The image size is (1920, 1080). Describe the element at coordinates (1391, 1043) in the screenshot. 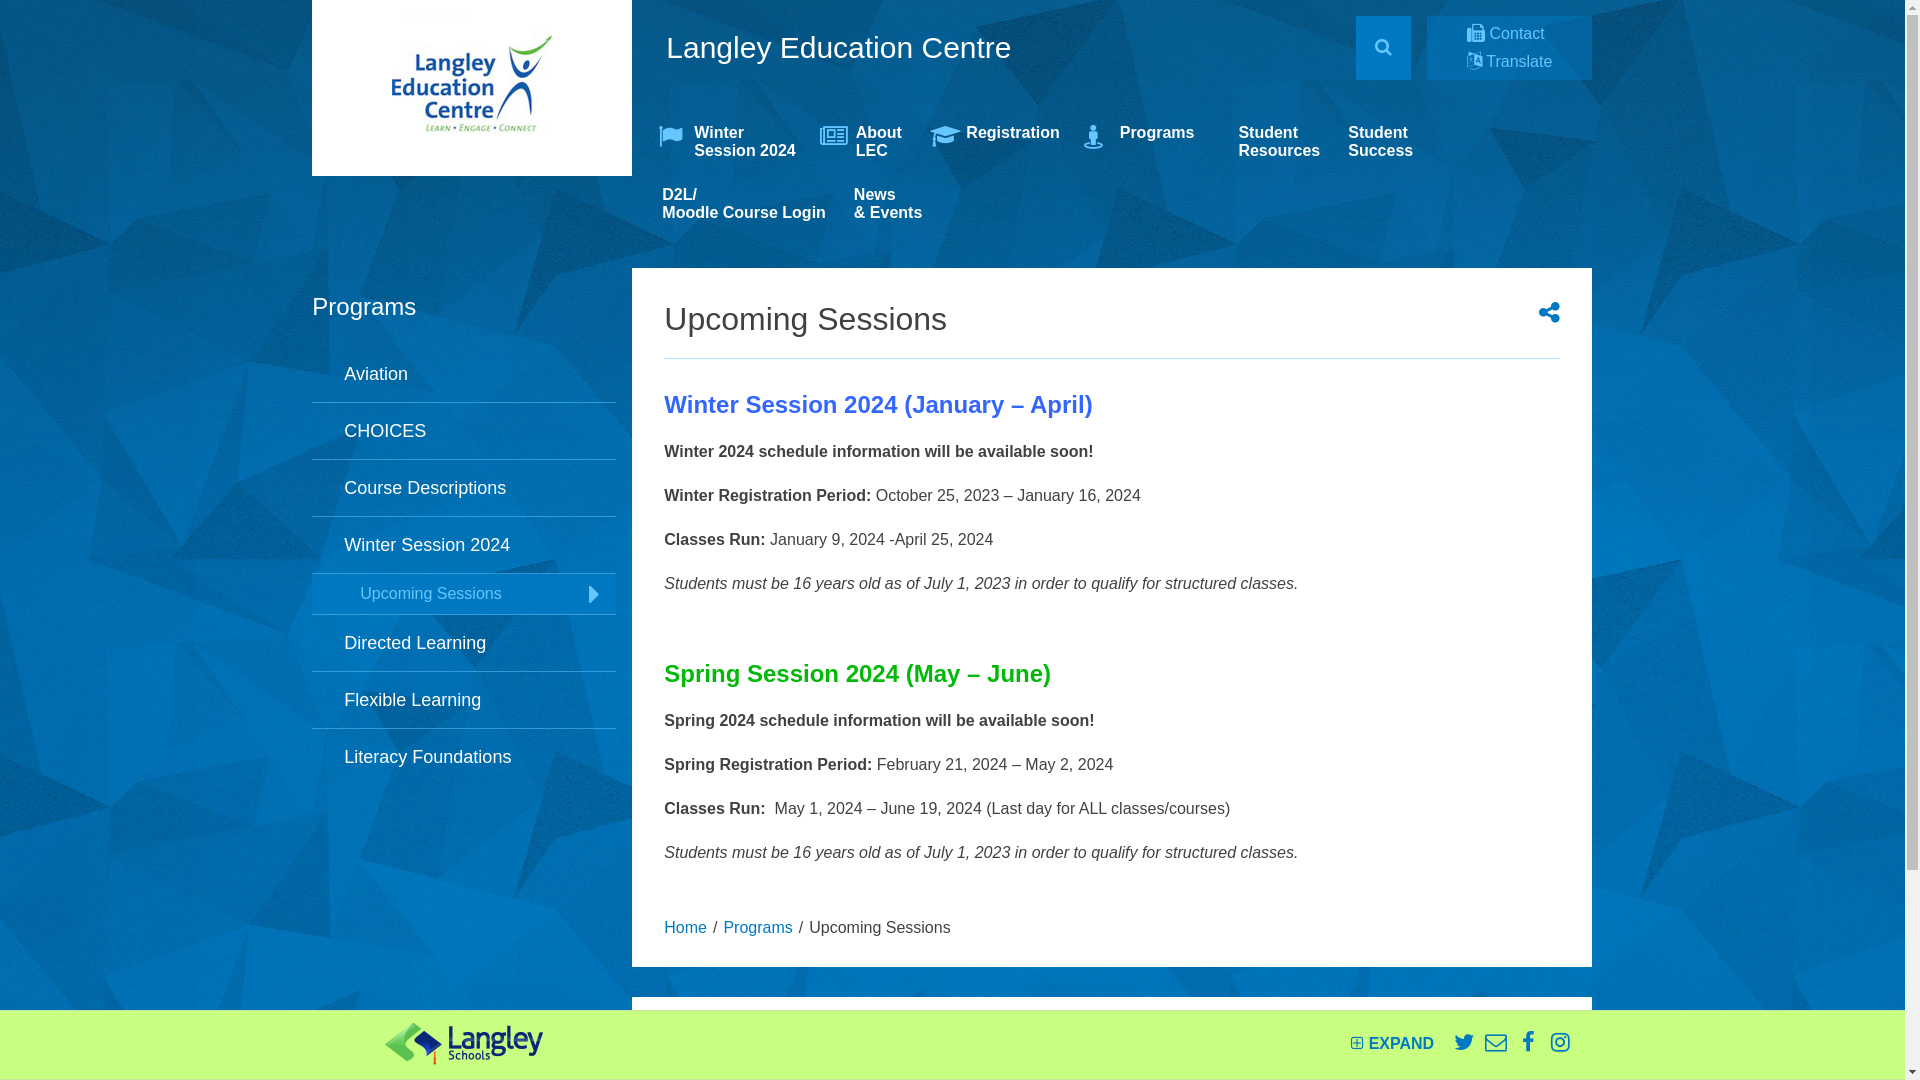

I see `' EXPAND'` at that location.